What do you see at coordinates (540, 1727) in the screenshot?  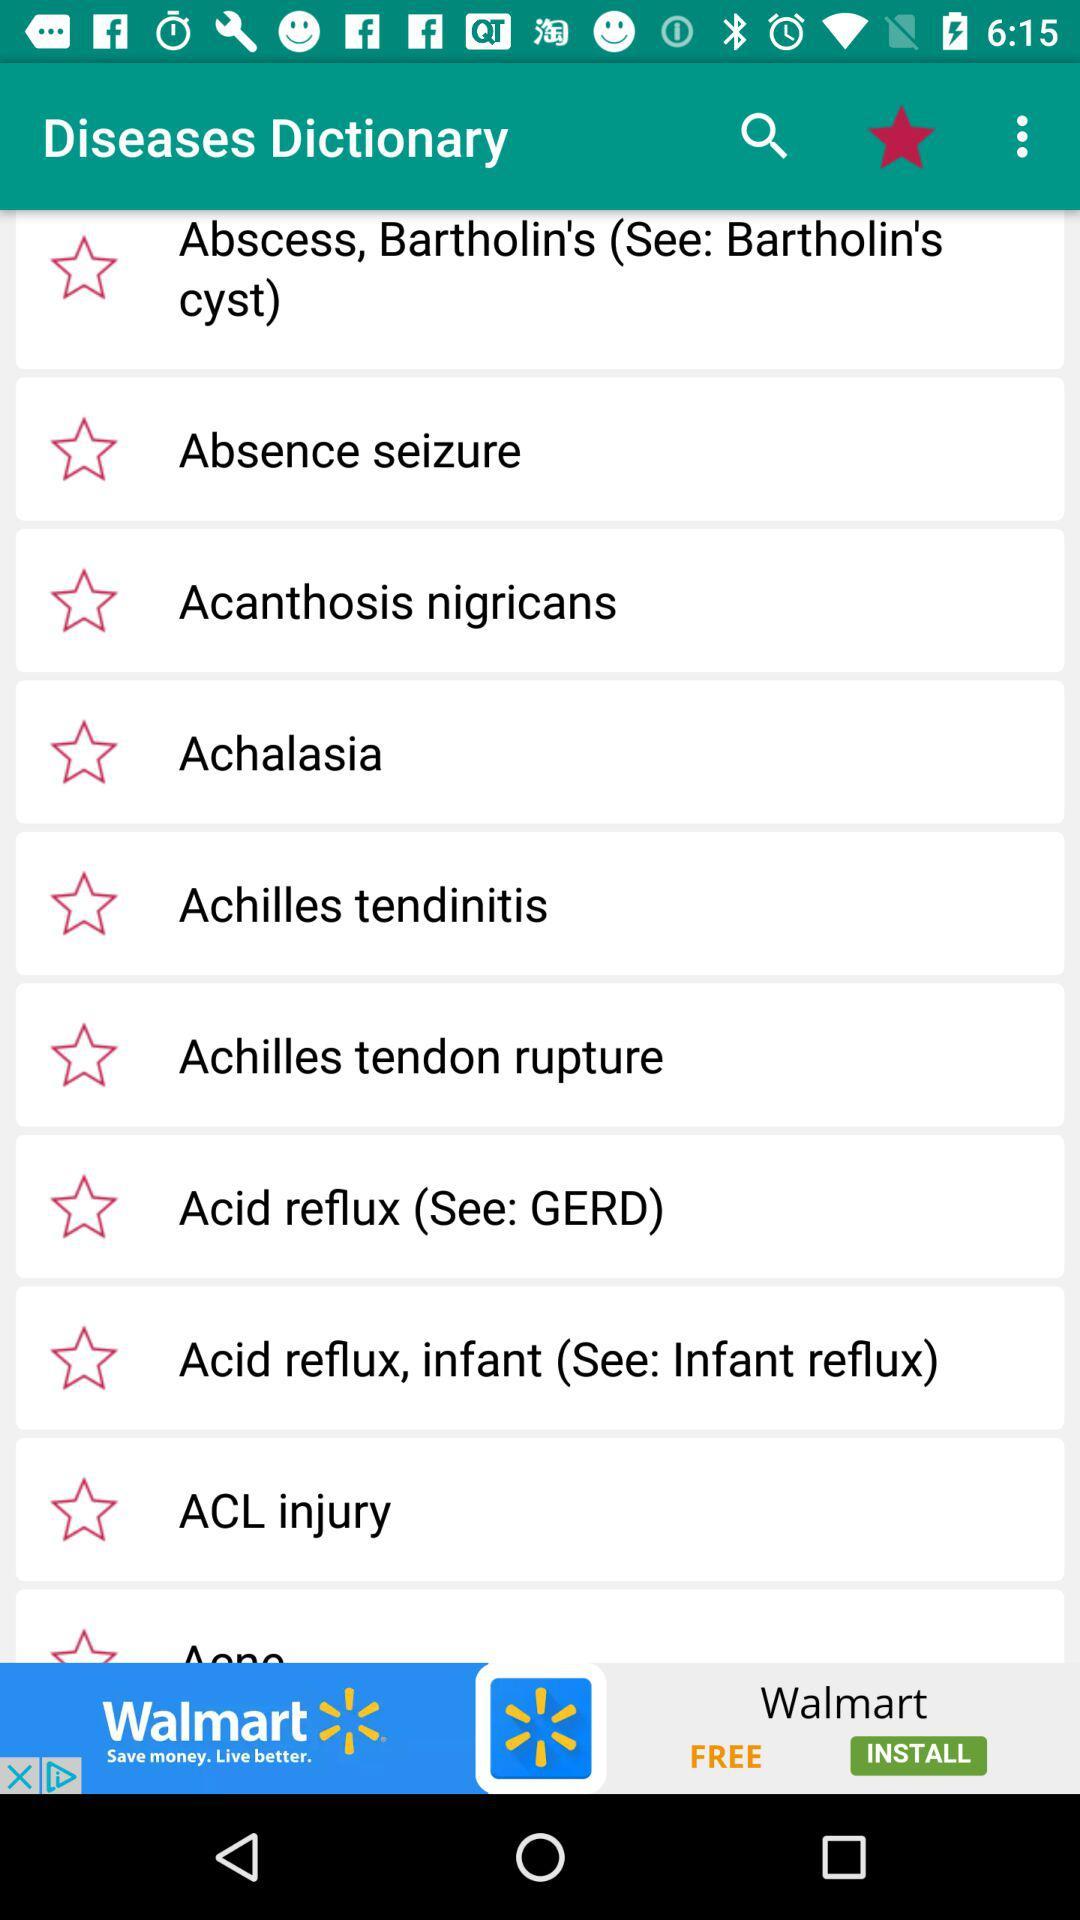 I see `advertisement in the bottom` at bounding box center [540, 1727].